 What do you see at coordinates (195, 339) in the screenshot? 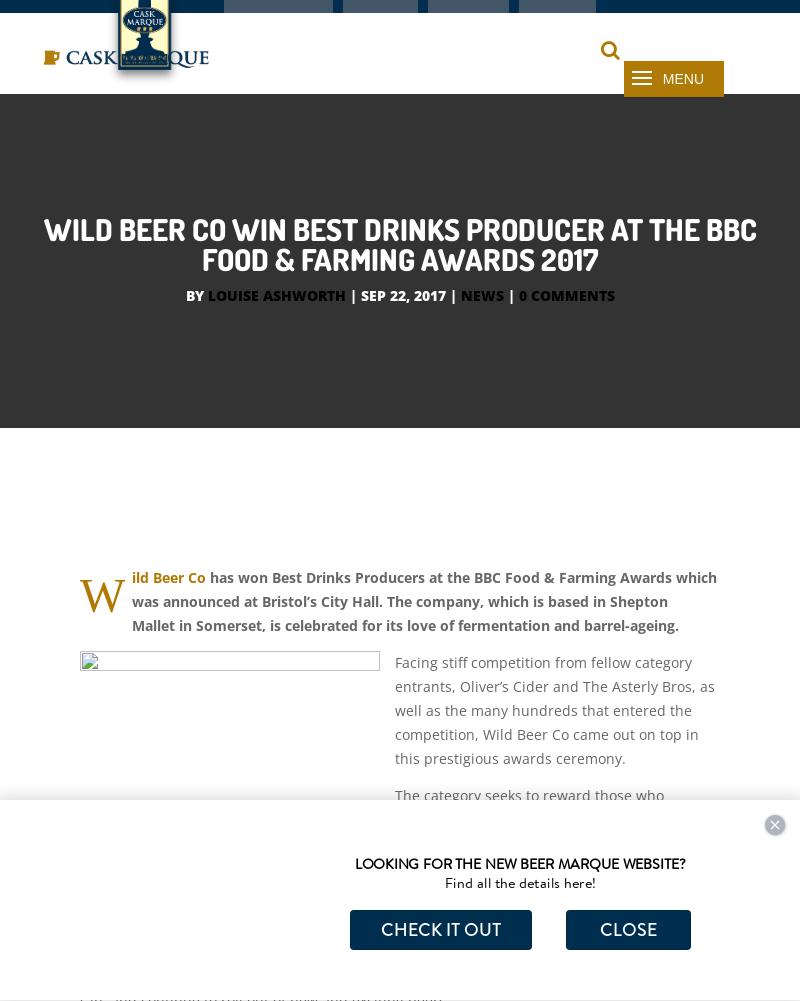
I see `'by'` at bounding box center [195, 339].